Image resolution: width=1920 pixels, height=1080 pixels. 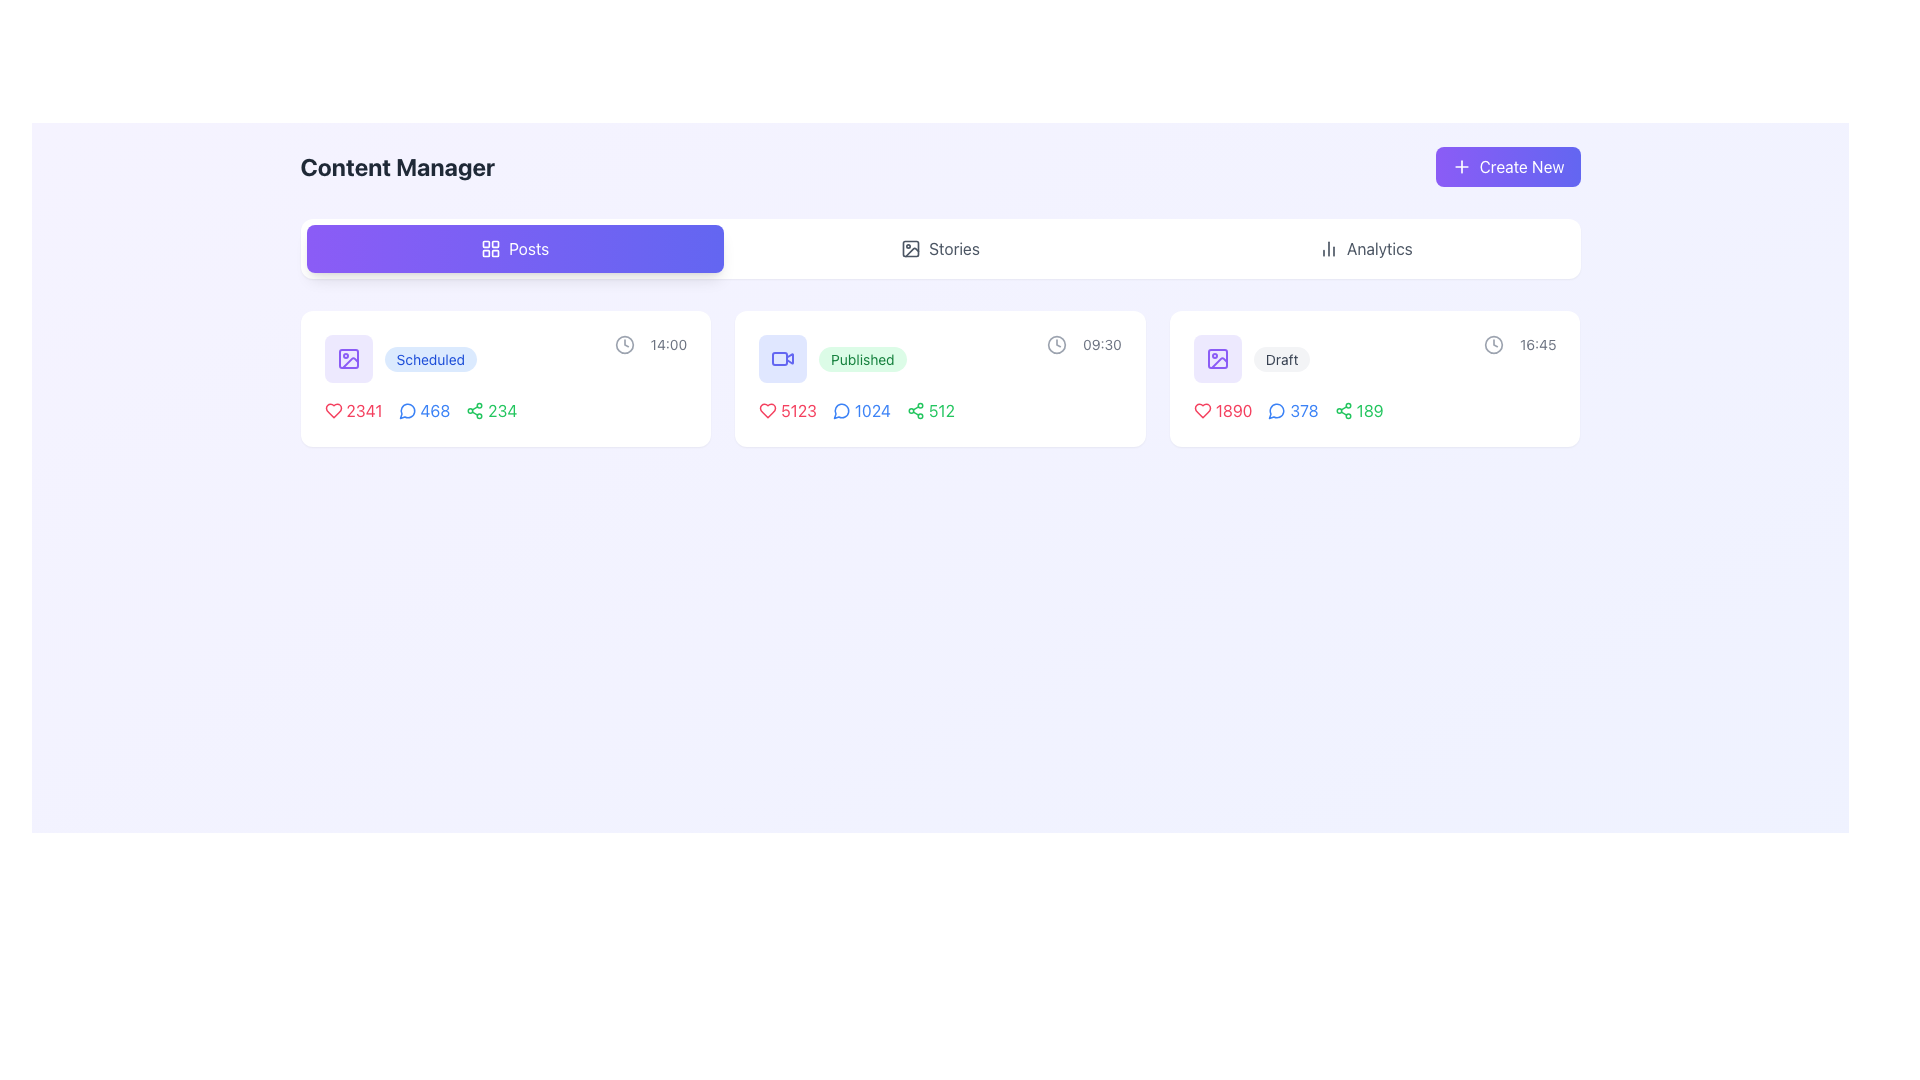 I want to click on the static text displaying '1024' in blue font color, so click(x=872, y=410).